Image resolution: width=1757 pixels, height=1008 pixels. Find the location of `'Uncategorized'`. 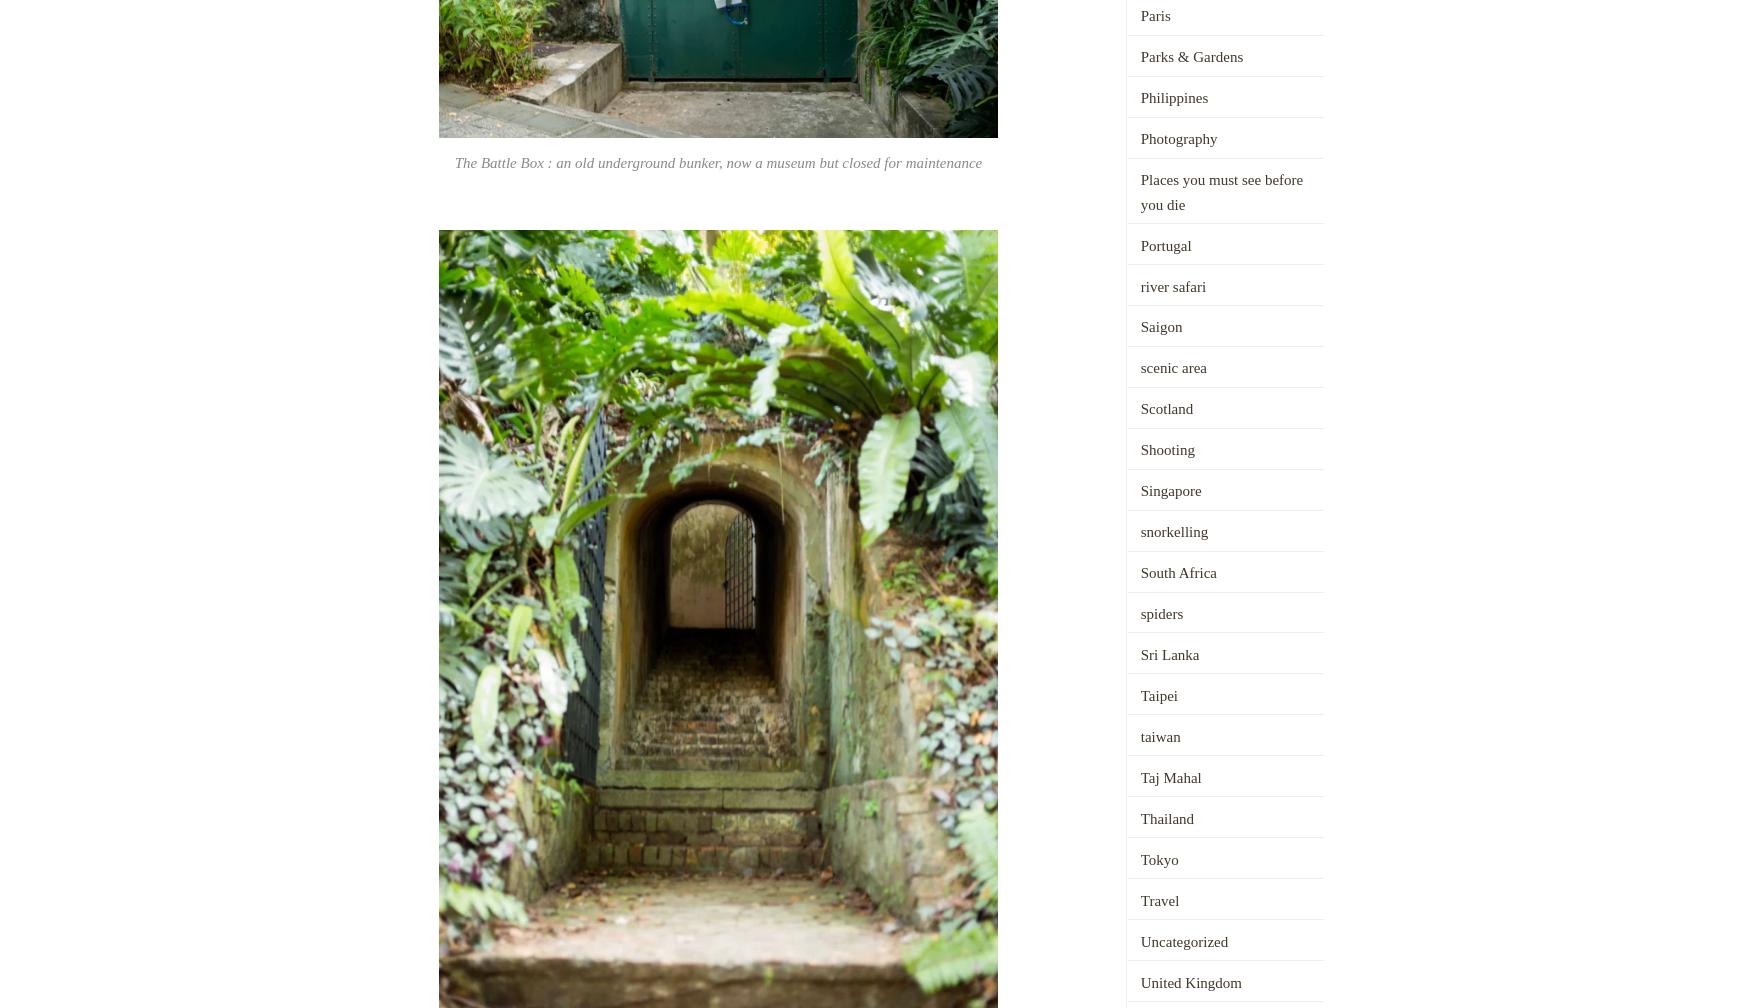

'Uncategorized' is located at coordinates (1183, 941).